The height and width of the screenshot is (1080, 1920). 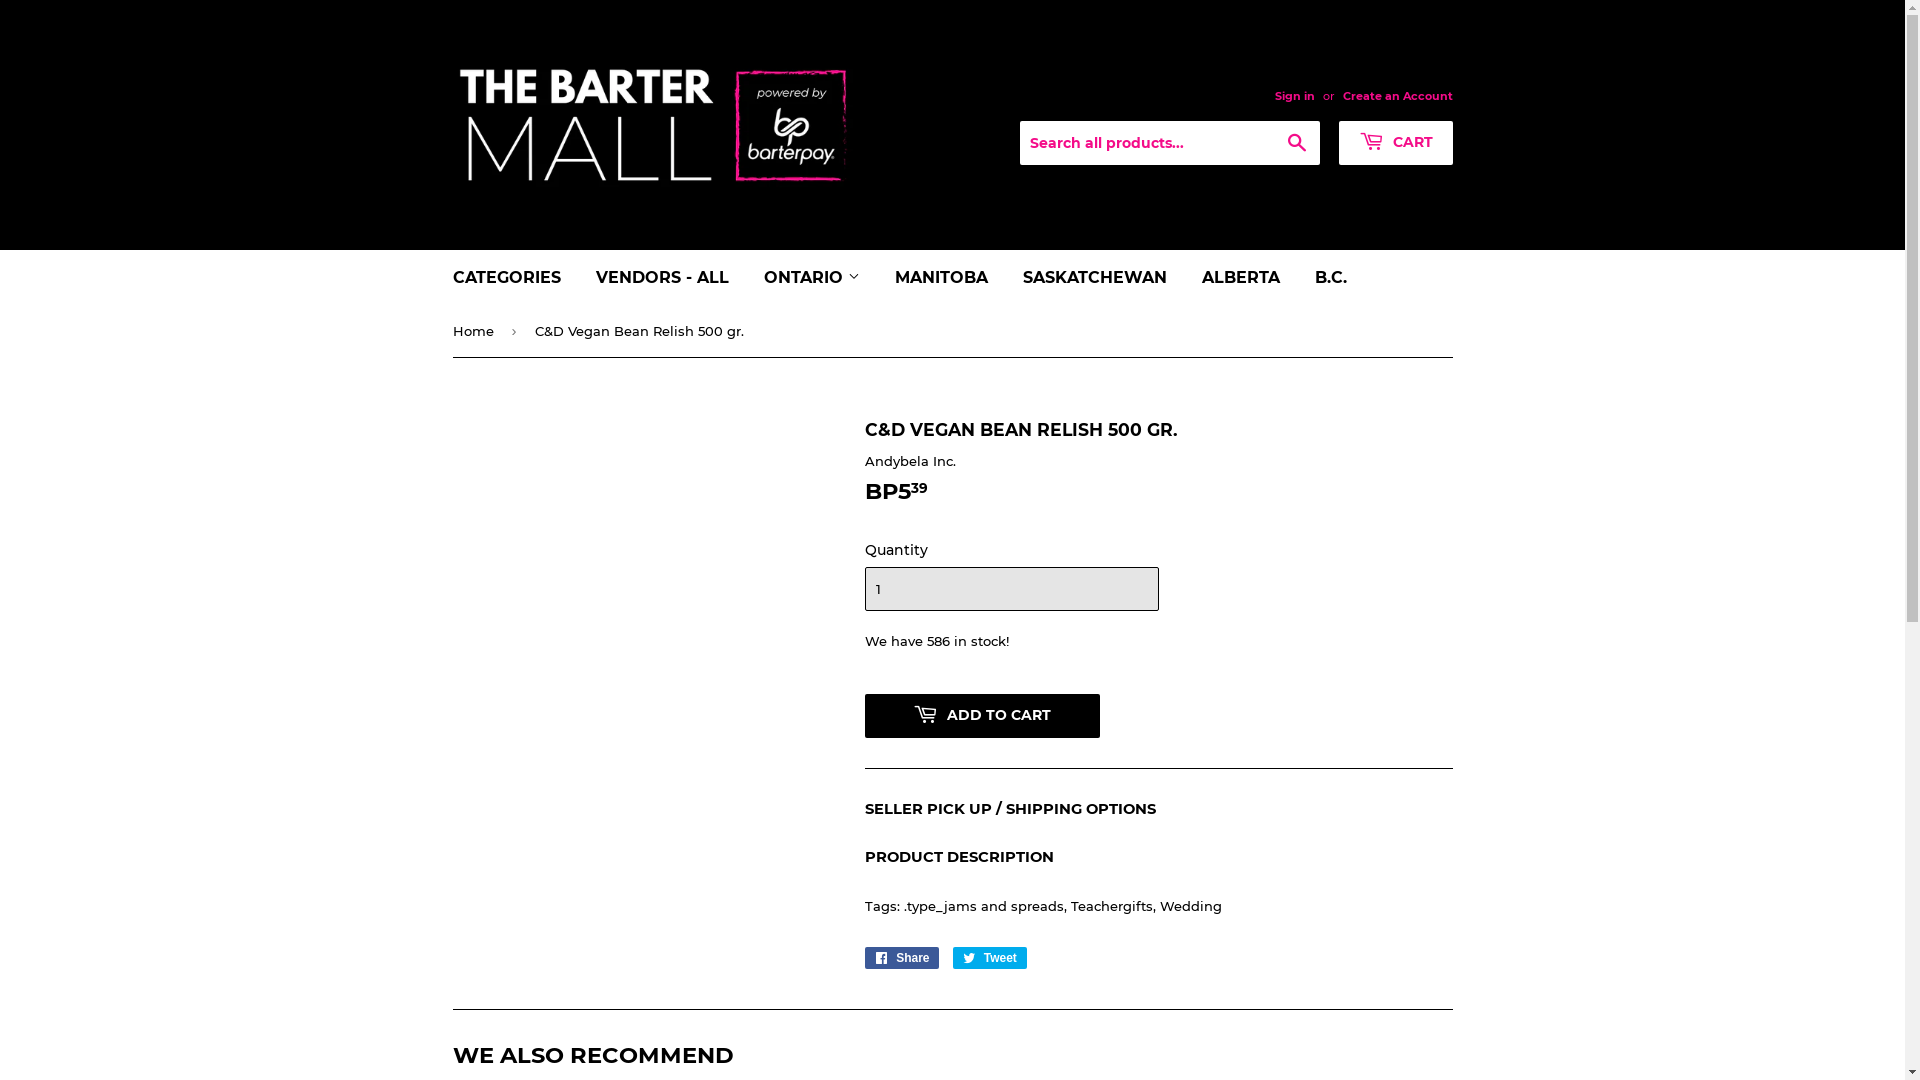 I want to click on 'ONTARIO', so click(x=811, y=277).